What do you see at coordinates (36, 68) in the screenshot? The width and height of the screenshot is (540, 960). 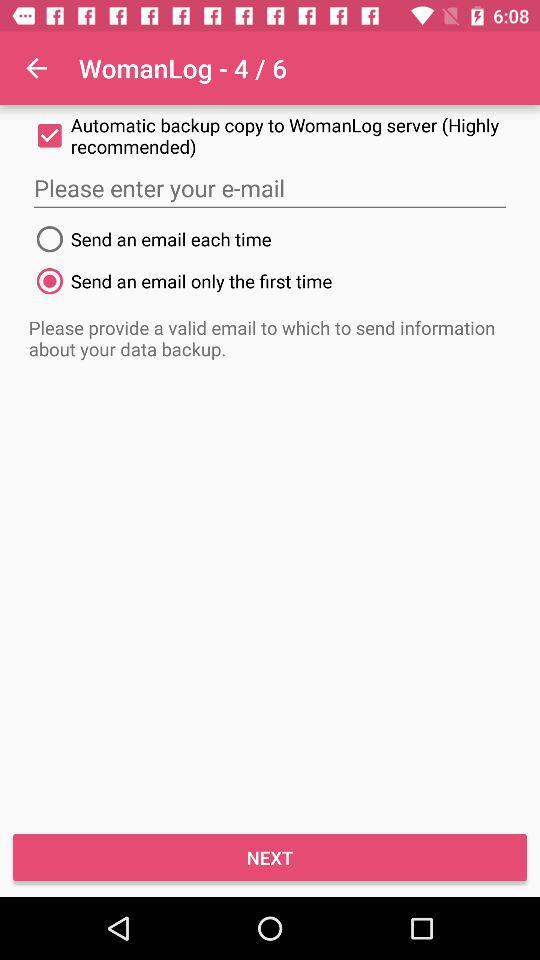 I see `the item above automatic backup copy` at bounding box center [36, 68].